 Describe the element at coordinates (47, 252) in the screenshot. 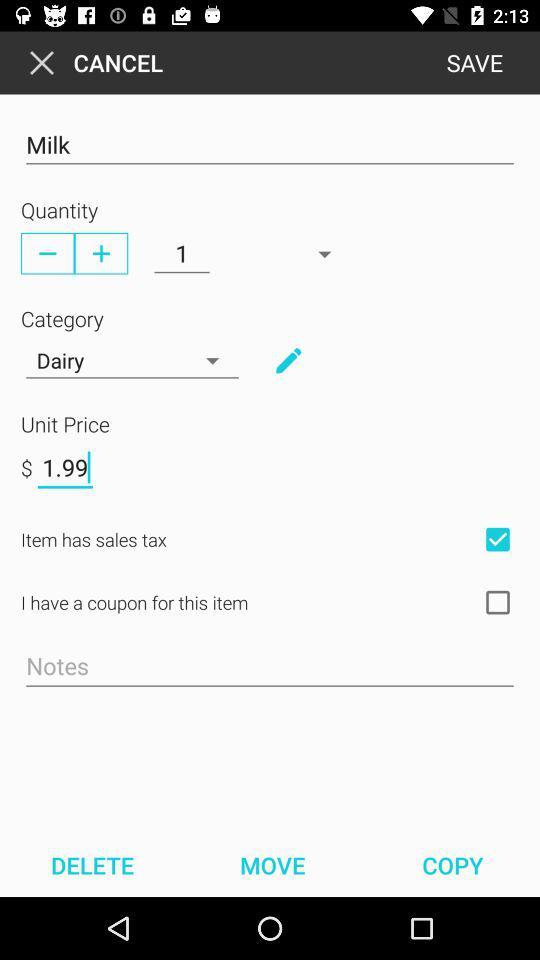

I see `minus sign icon` at that location.